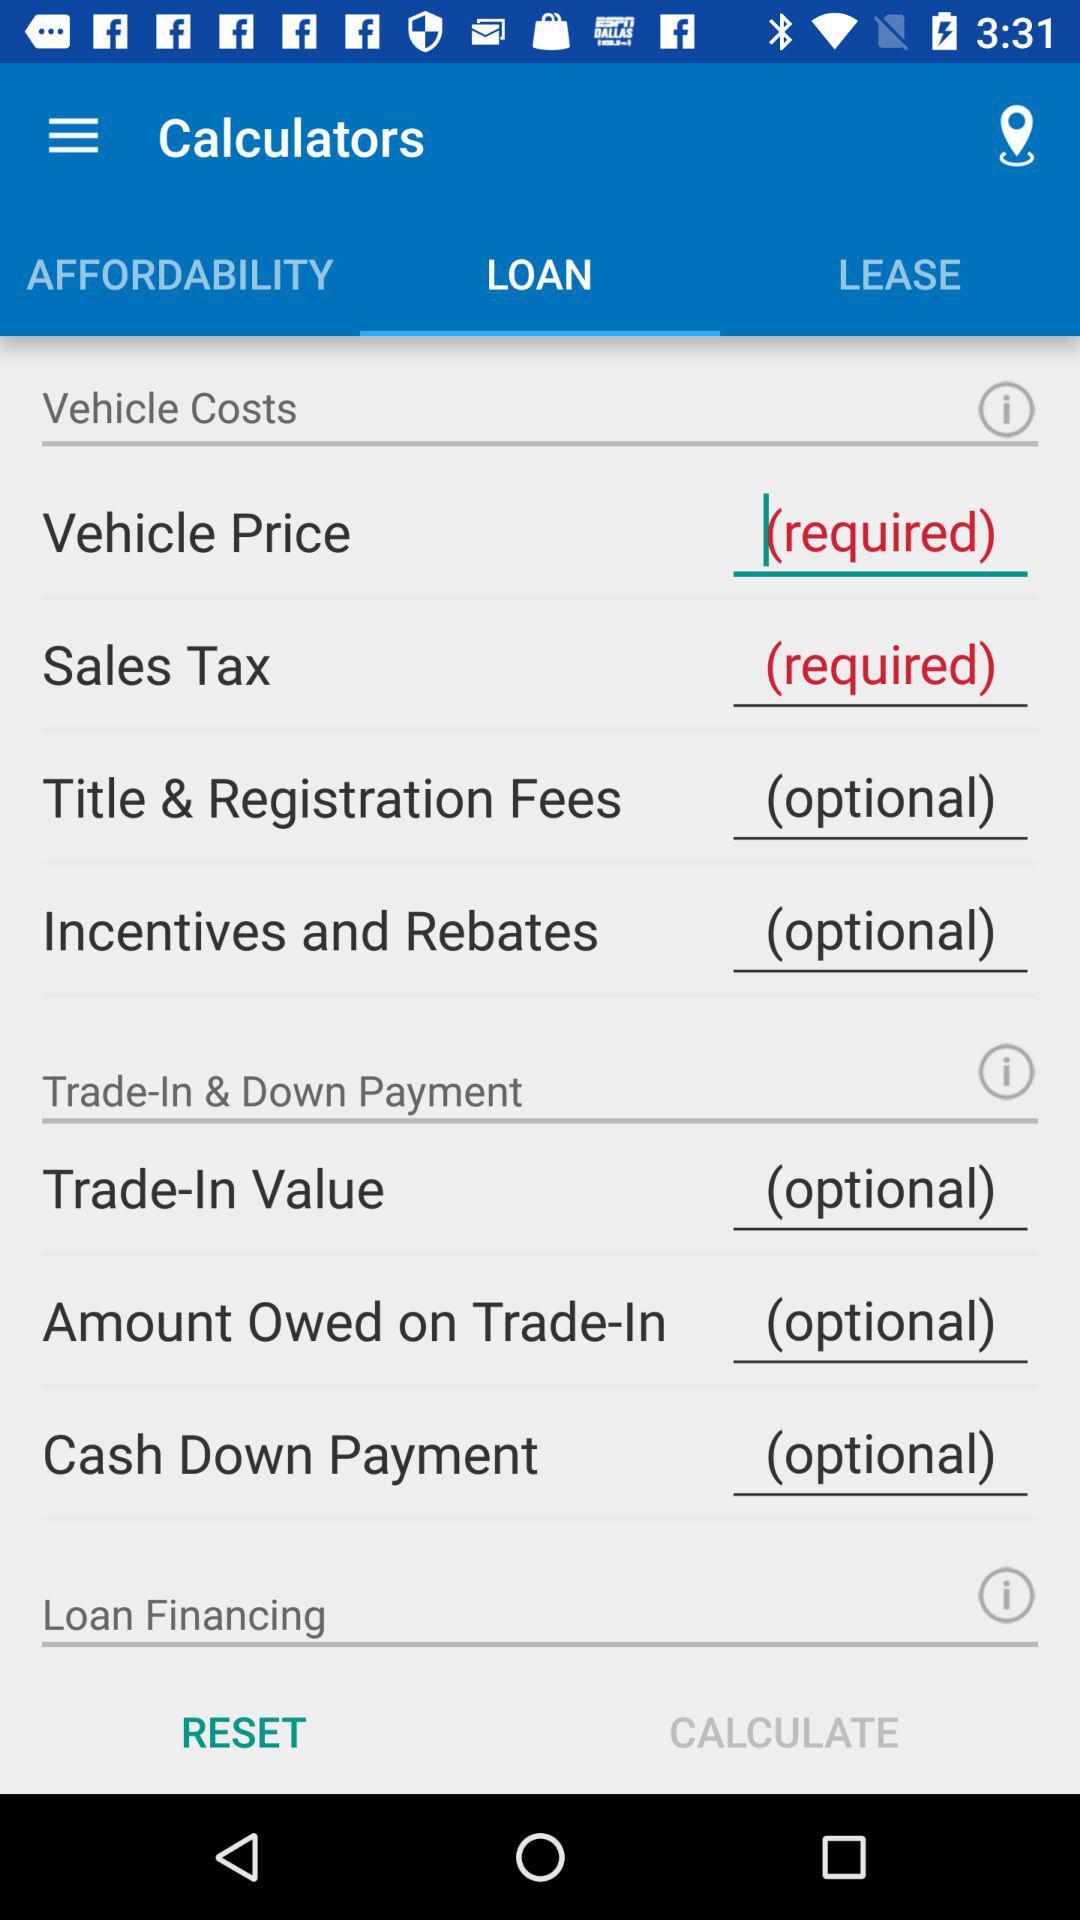  I want to click on the icon next to calculate item, so click(242, 1730).